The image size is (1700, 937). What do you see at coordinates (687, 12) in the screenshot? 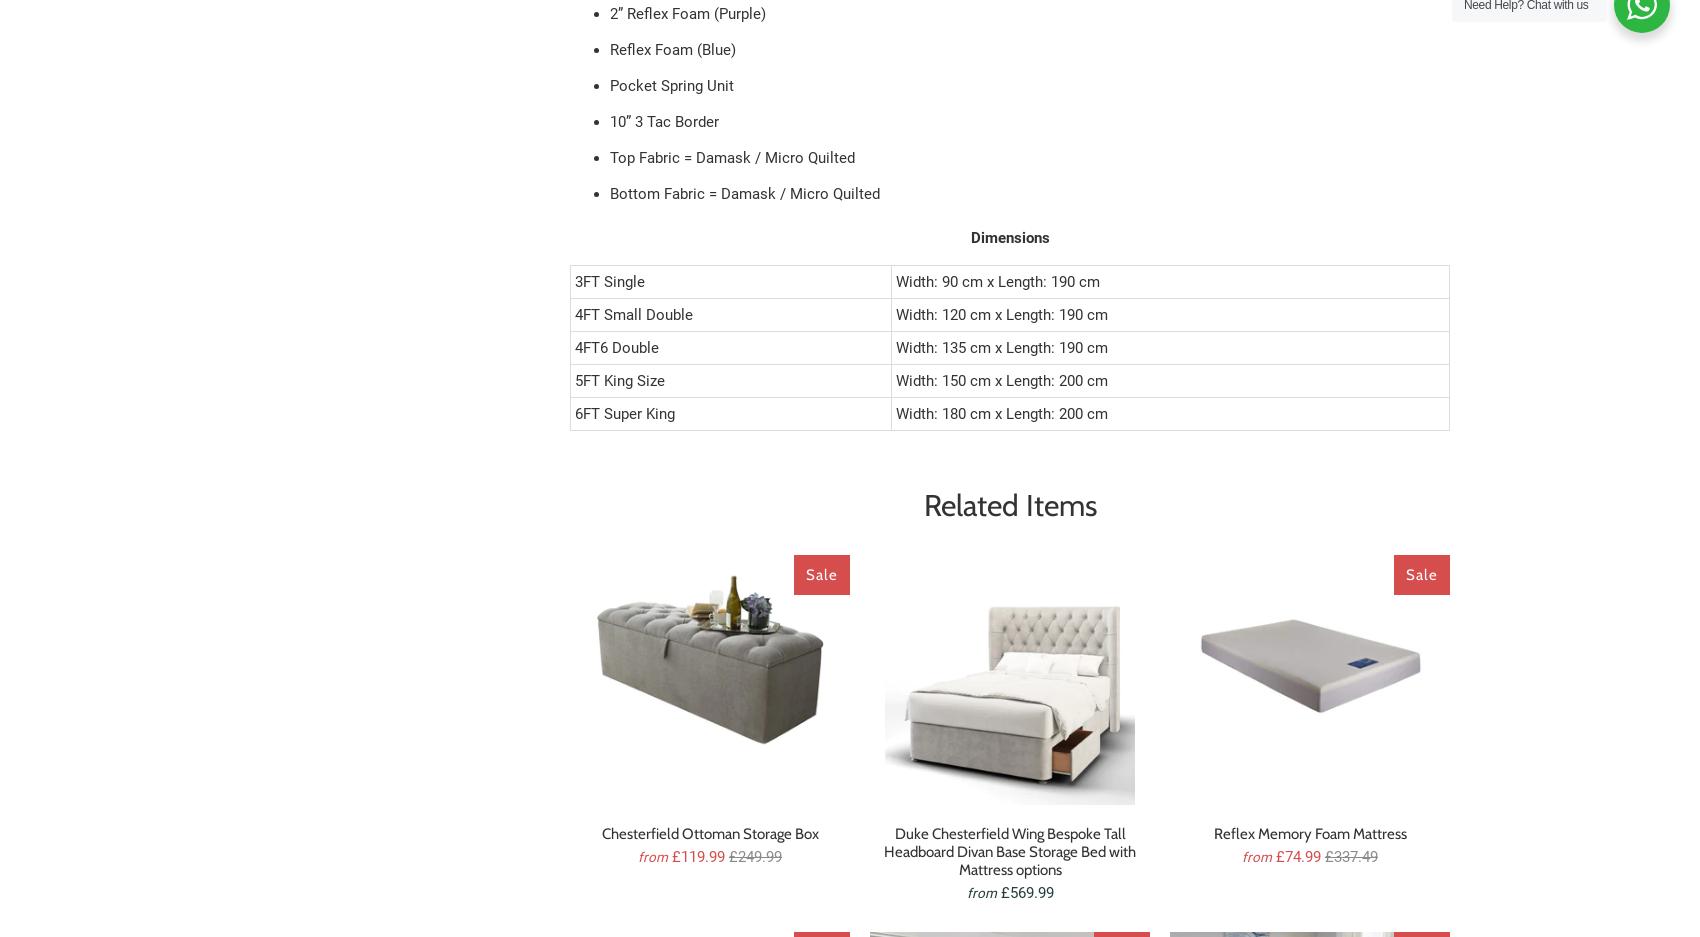
I see `'2” Reflex Foam (Purple)'` at bounding box center [687, 12].